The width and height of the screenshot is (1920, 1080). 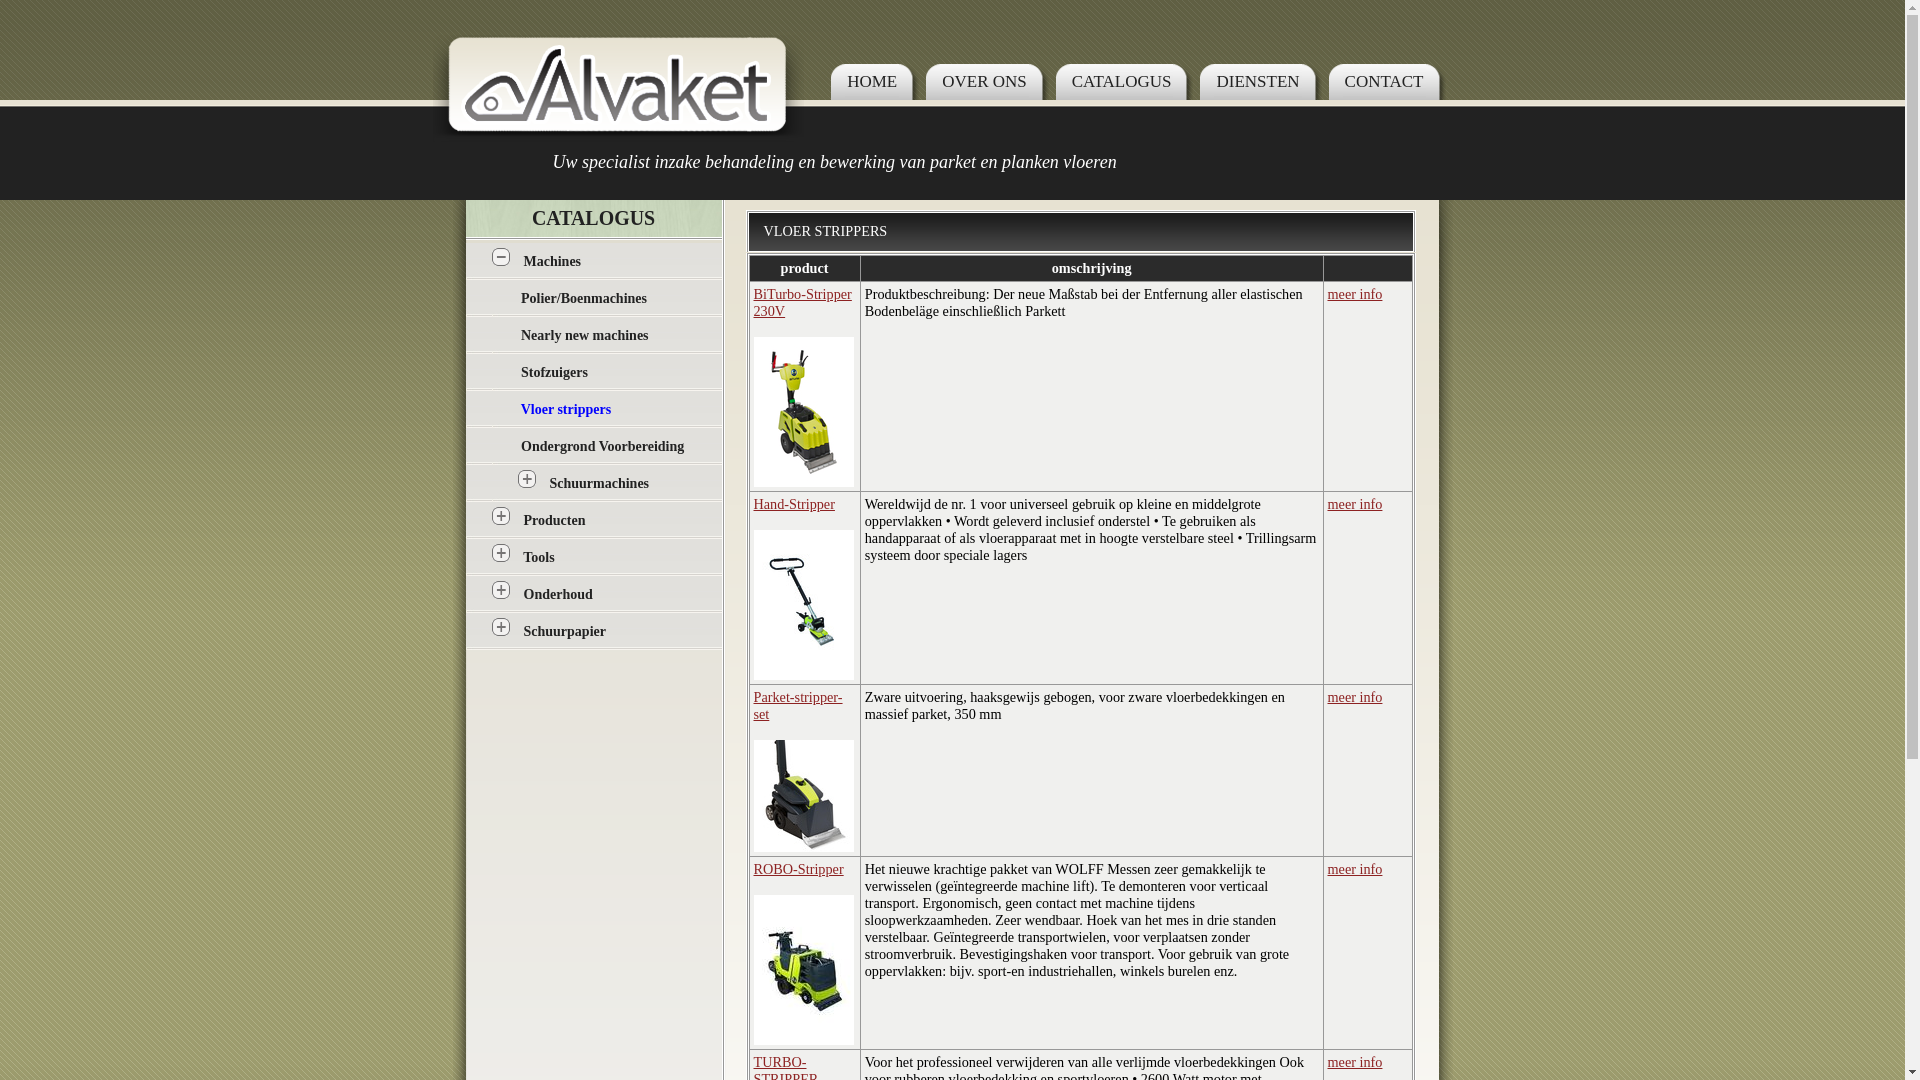 I want to click on 'ROBO-Stripper', so click(x=797, y=867).